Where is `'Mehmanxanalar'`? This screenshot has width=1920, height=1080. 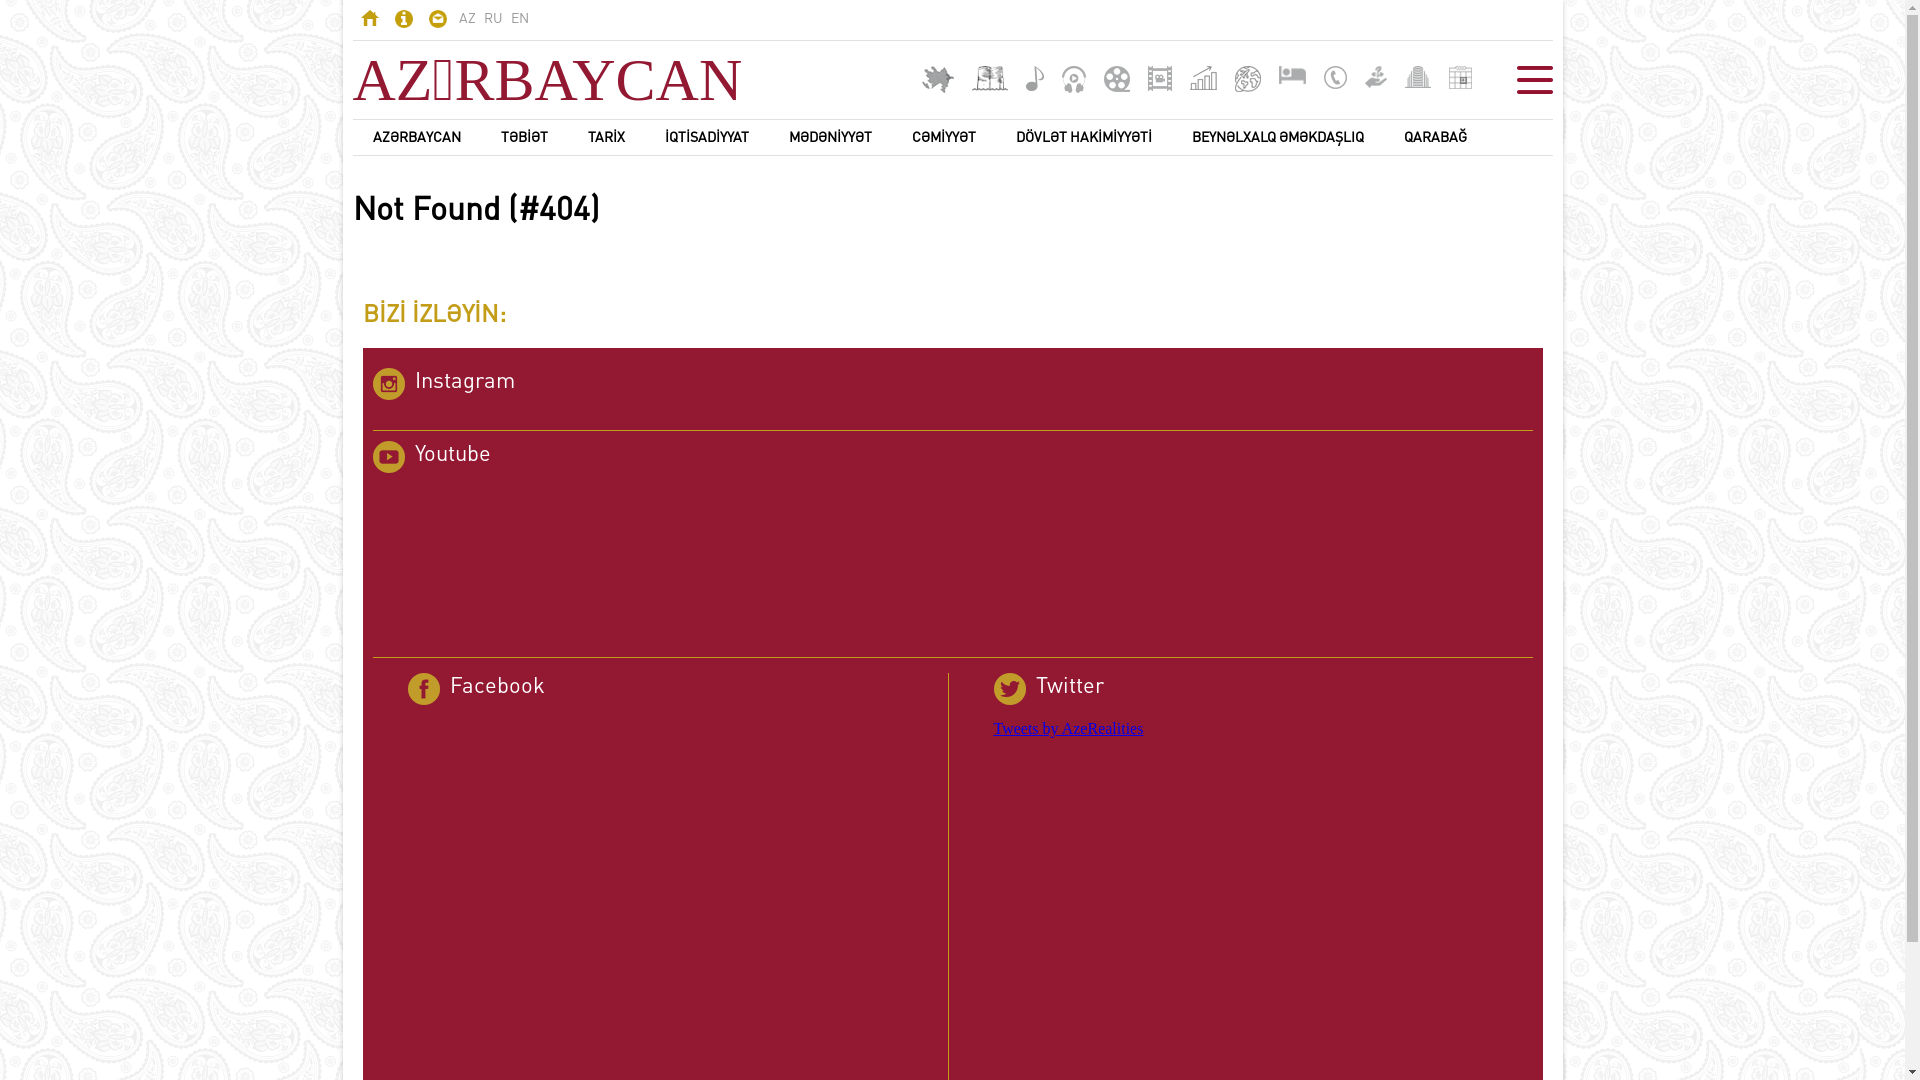
'Mehmanxanalar' is located at coordinates (1291, 73).